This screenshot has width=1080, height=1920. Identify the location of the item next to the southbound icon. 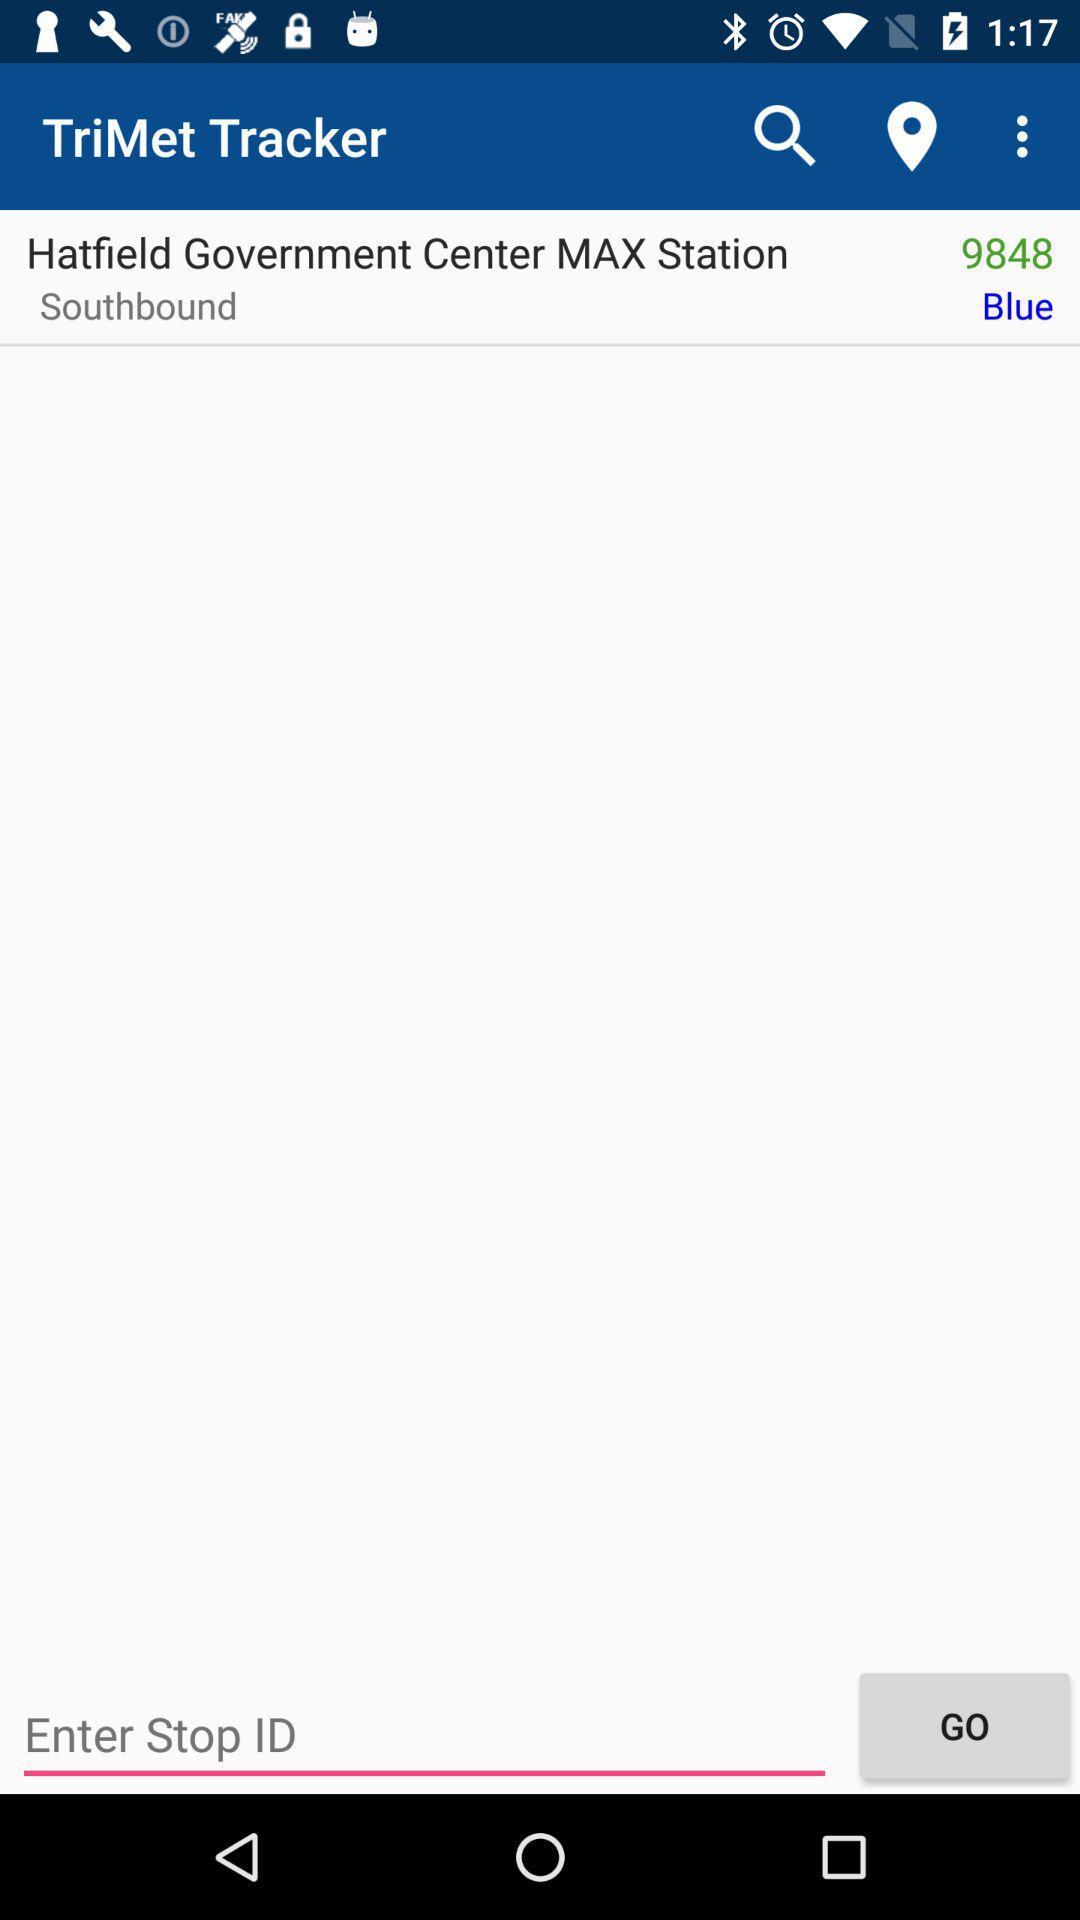
(671, 311).